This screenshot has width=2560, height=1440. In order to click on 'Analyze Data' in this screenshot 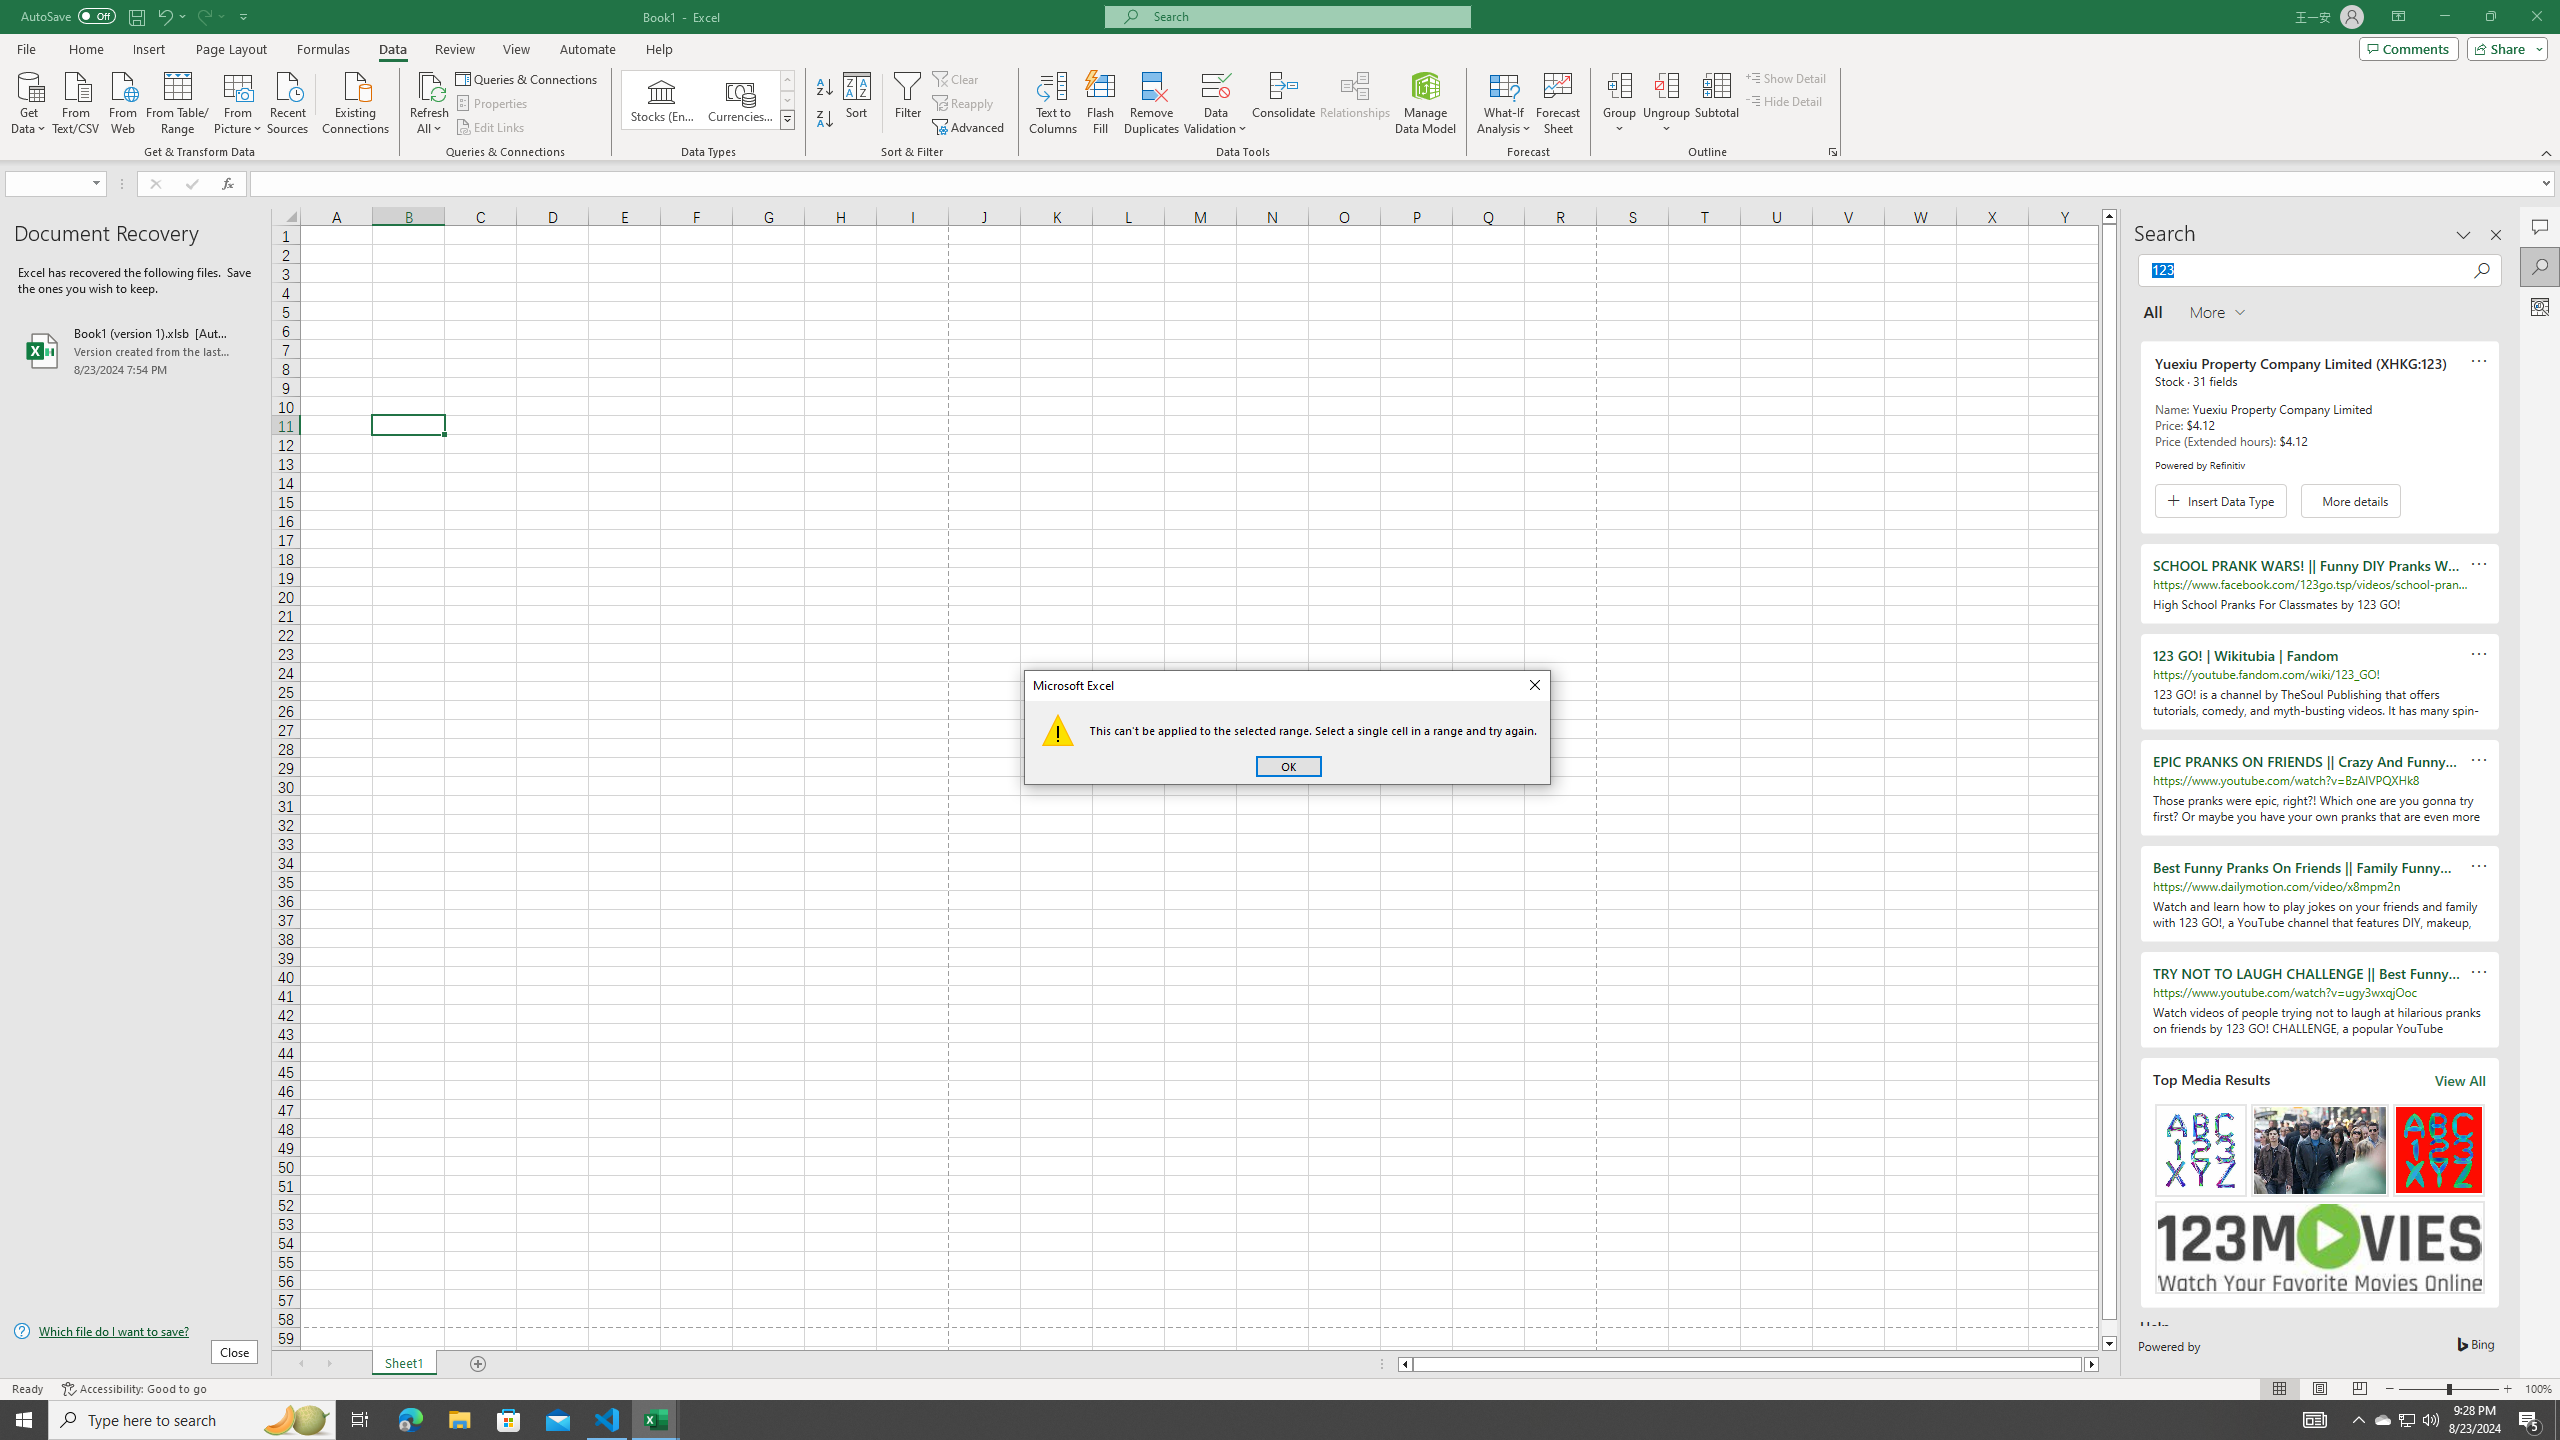, I will do `click(2539, 306)`.